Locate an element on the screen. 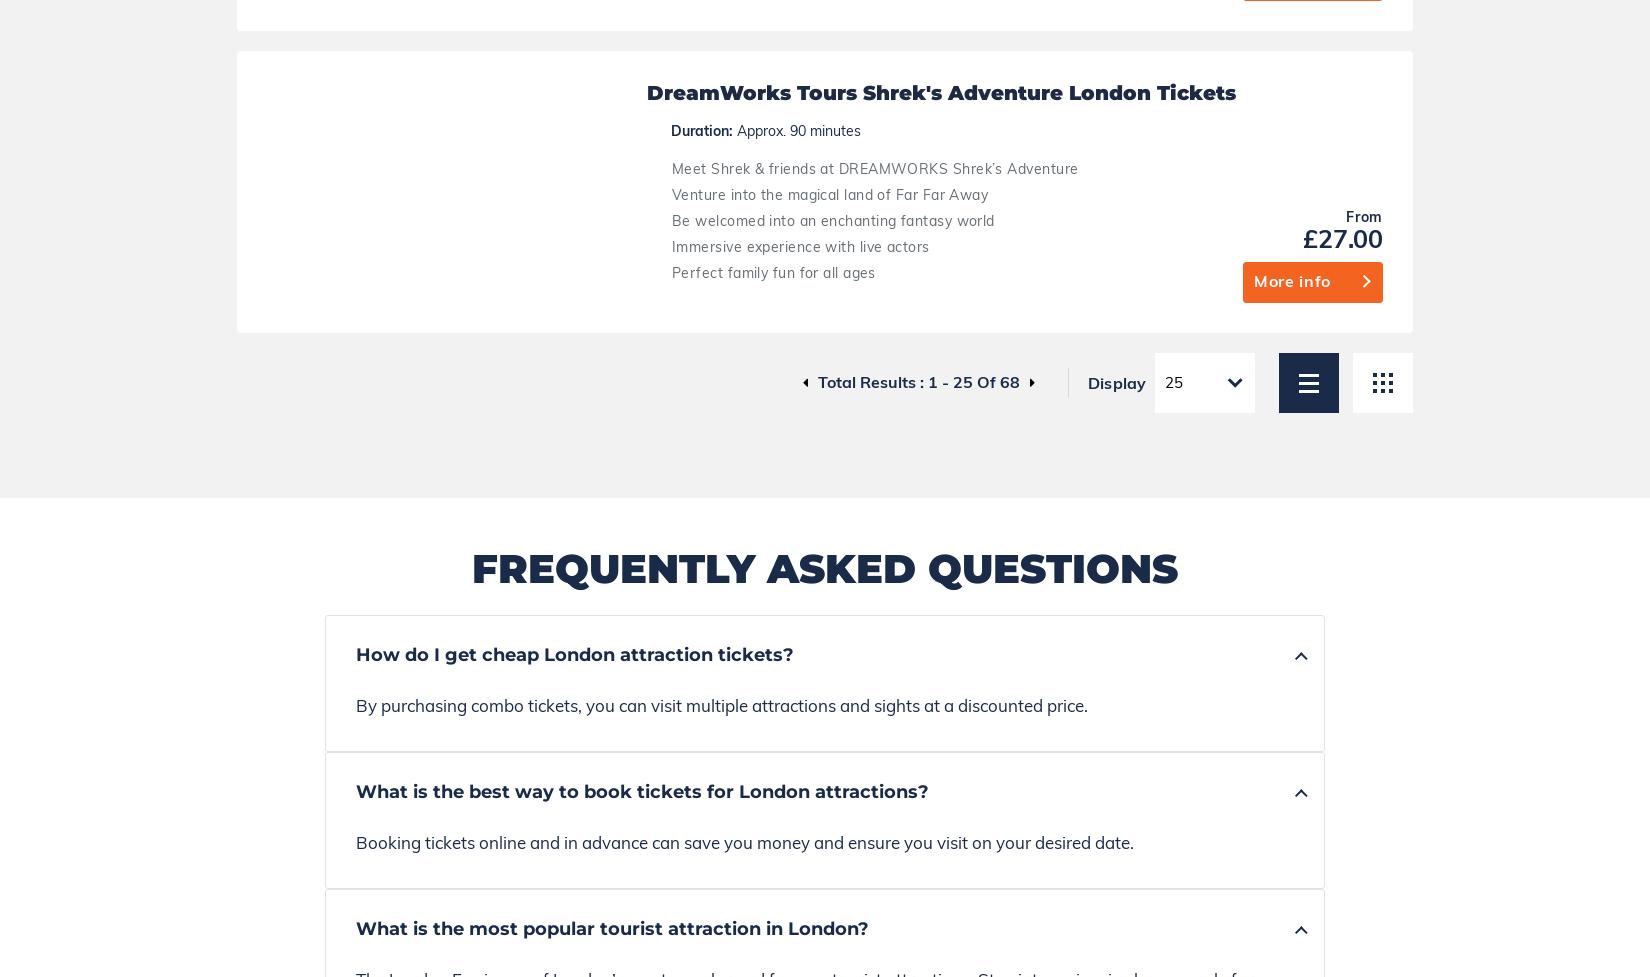  'The majority of tourist attractions and museums in London are open on Sundays.' is located at coordinates (667, 422).